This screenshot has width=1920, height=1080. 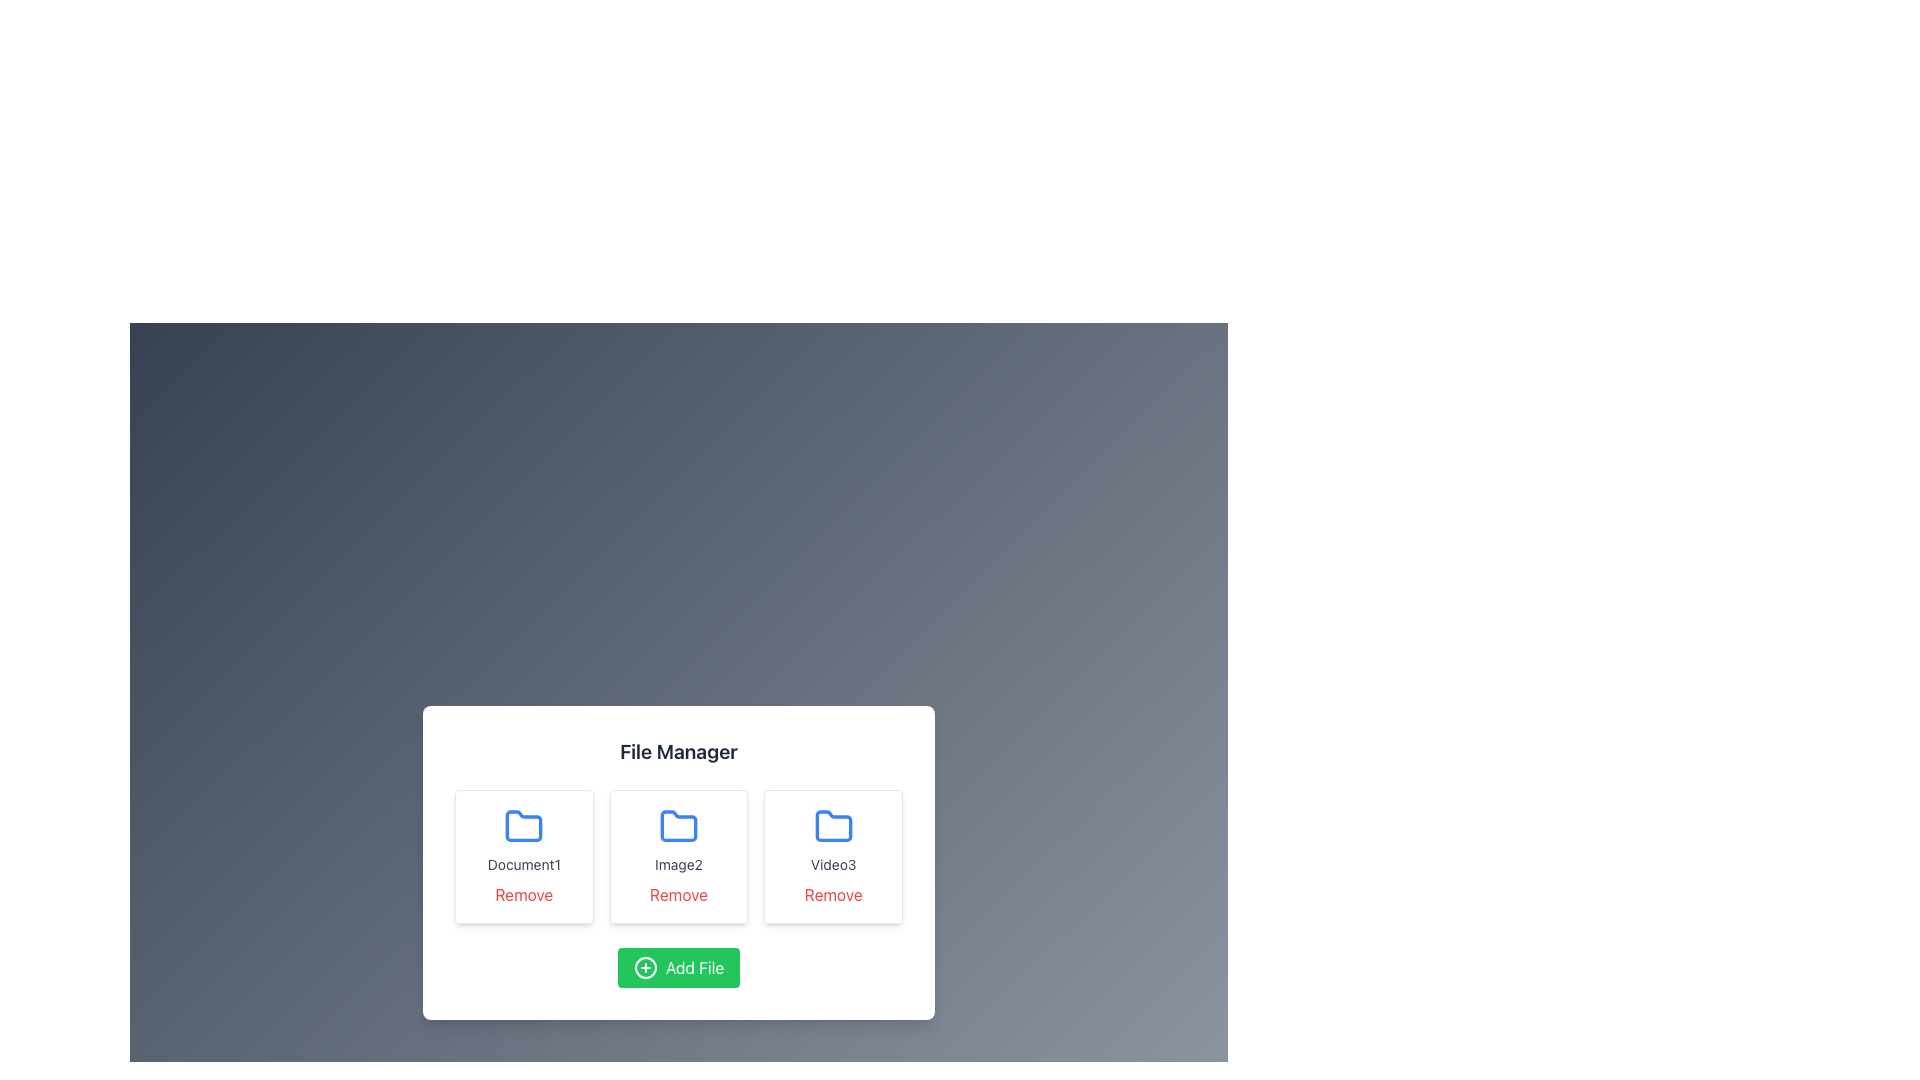 I want to click on the 'Remove' text link styled with red font color located below the 'Video3' blue folder icon in the 'File Manager' interface, so click(x=833, y=893).